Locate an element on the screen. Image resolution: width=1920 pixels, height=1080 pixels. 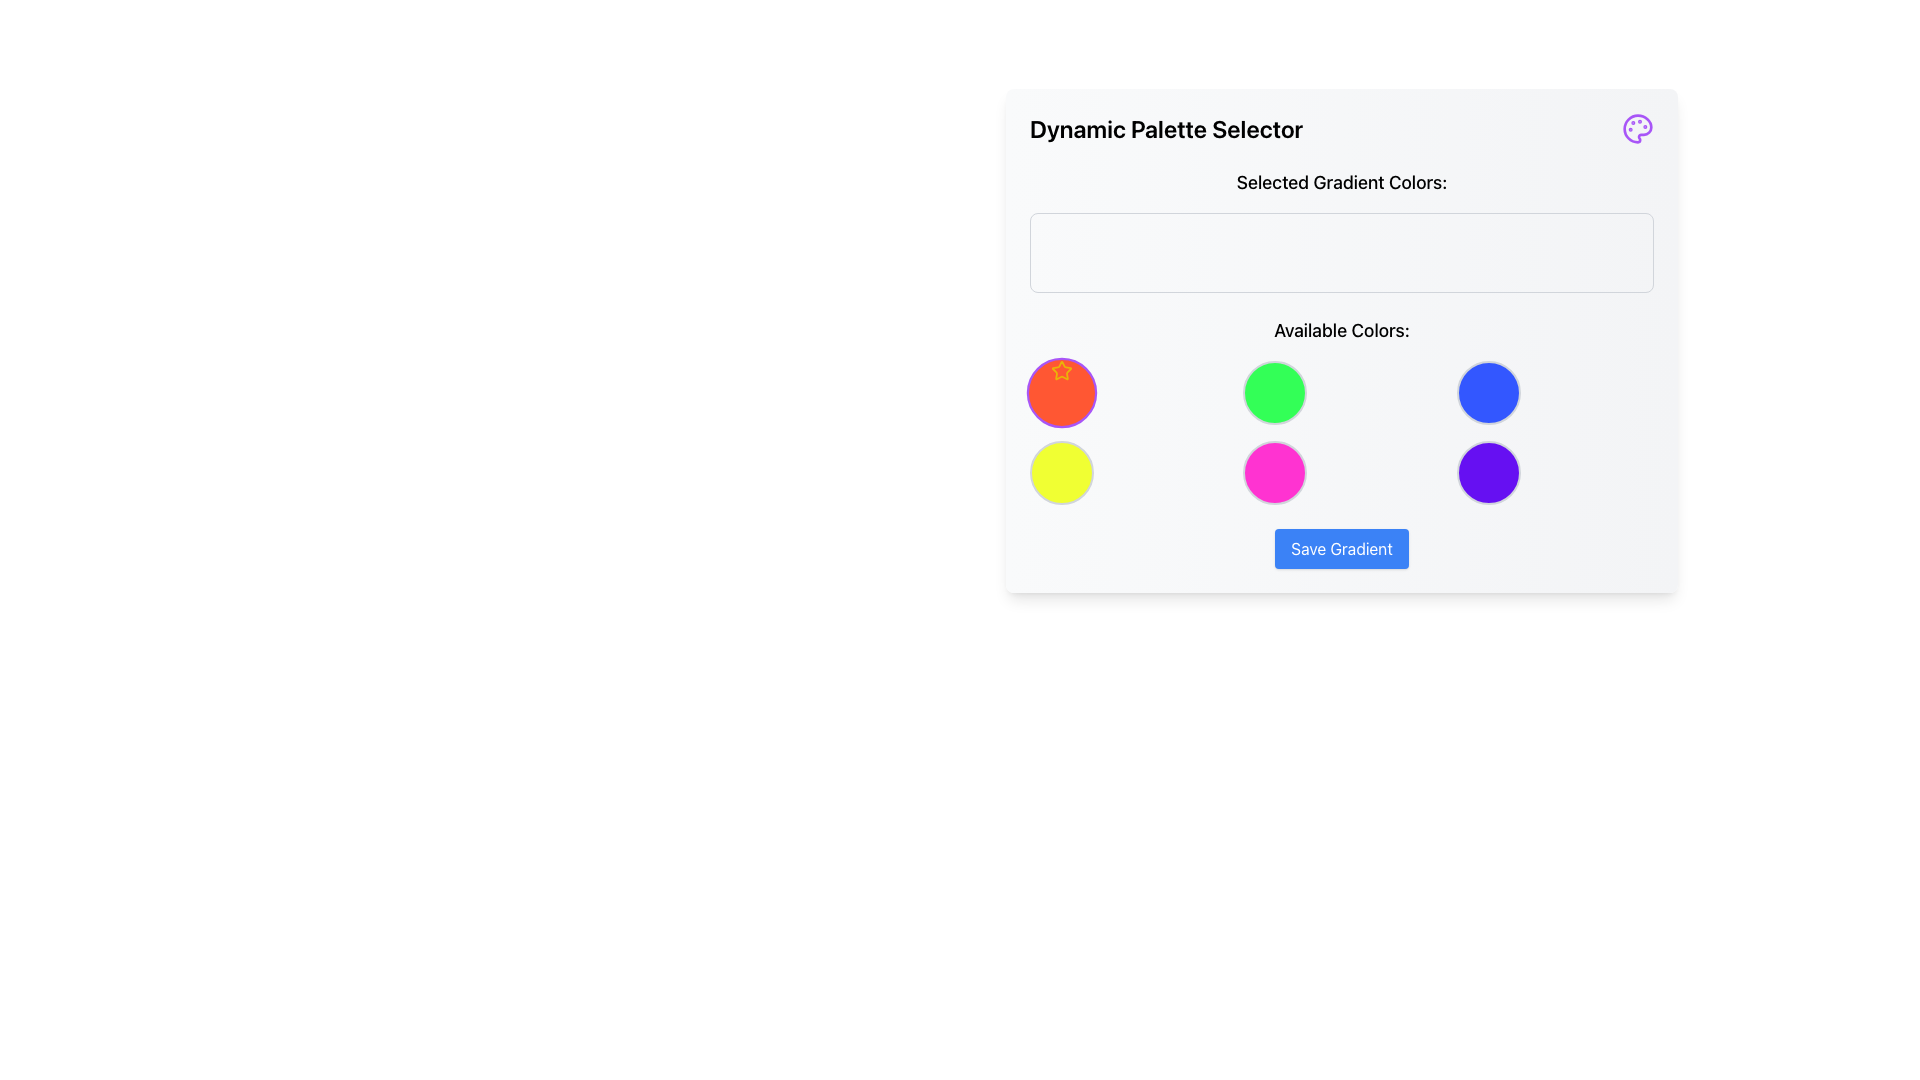
the main body of the palette icon located in the top-right corner of the interface within the 'Dynamic Palette Selector' section is located at coordinates (1637, 128).